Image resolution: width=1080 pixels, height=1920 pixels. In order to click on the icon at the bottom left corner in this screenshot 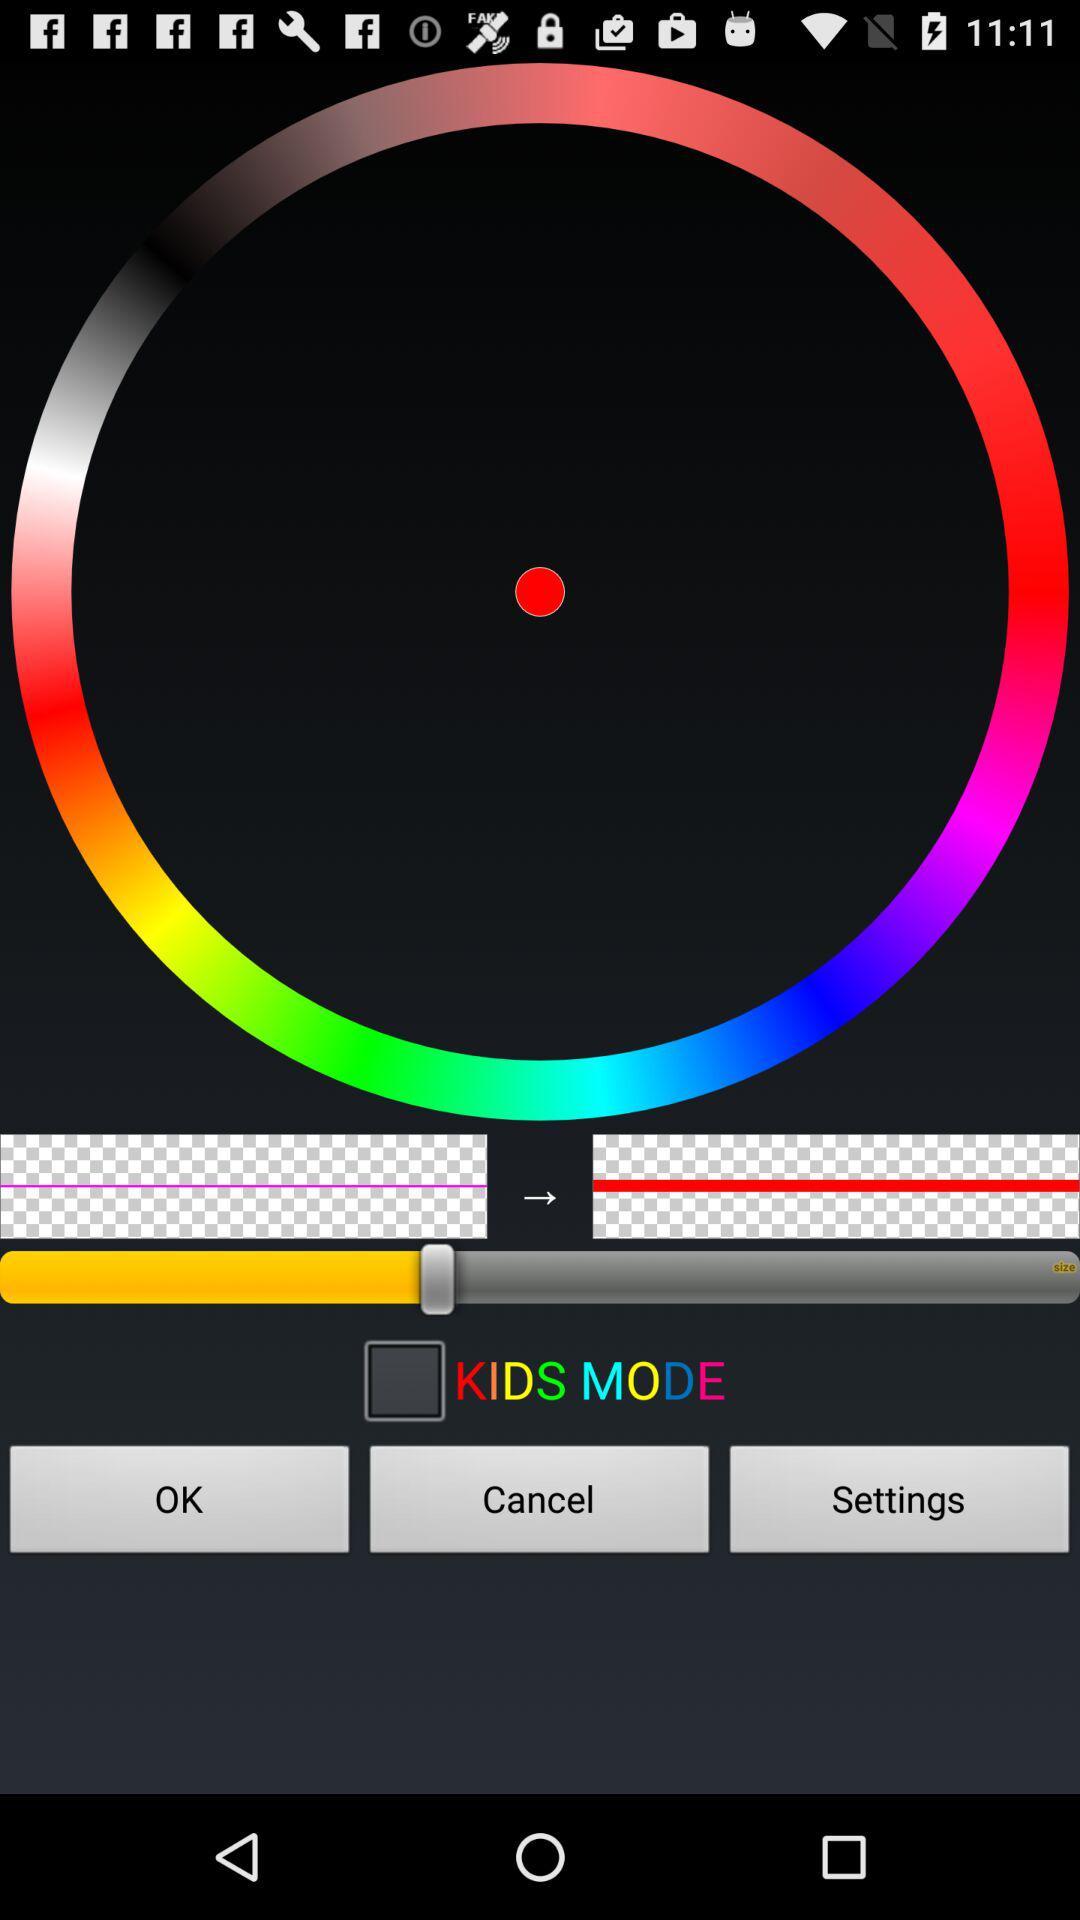, I will do `click(180, 1505)`.